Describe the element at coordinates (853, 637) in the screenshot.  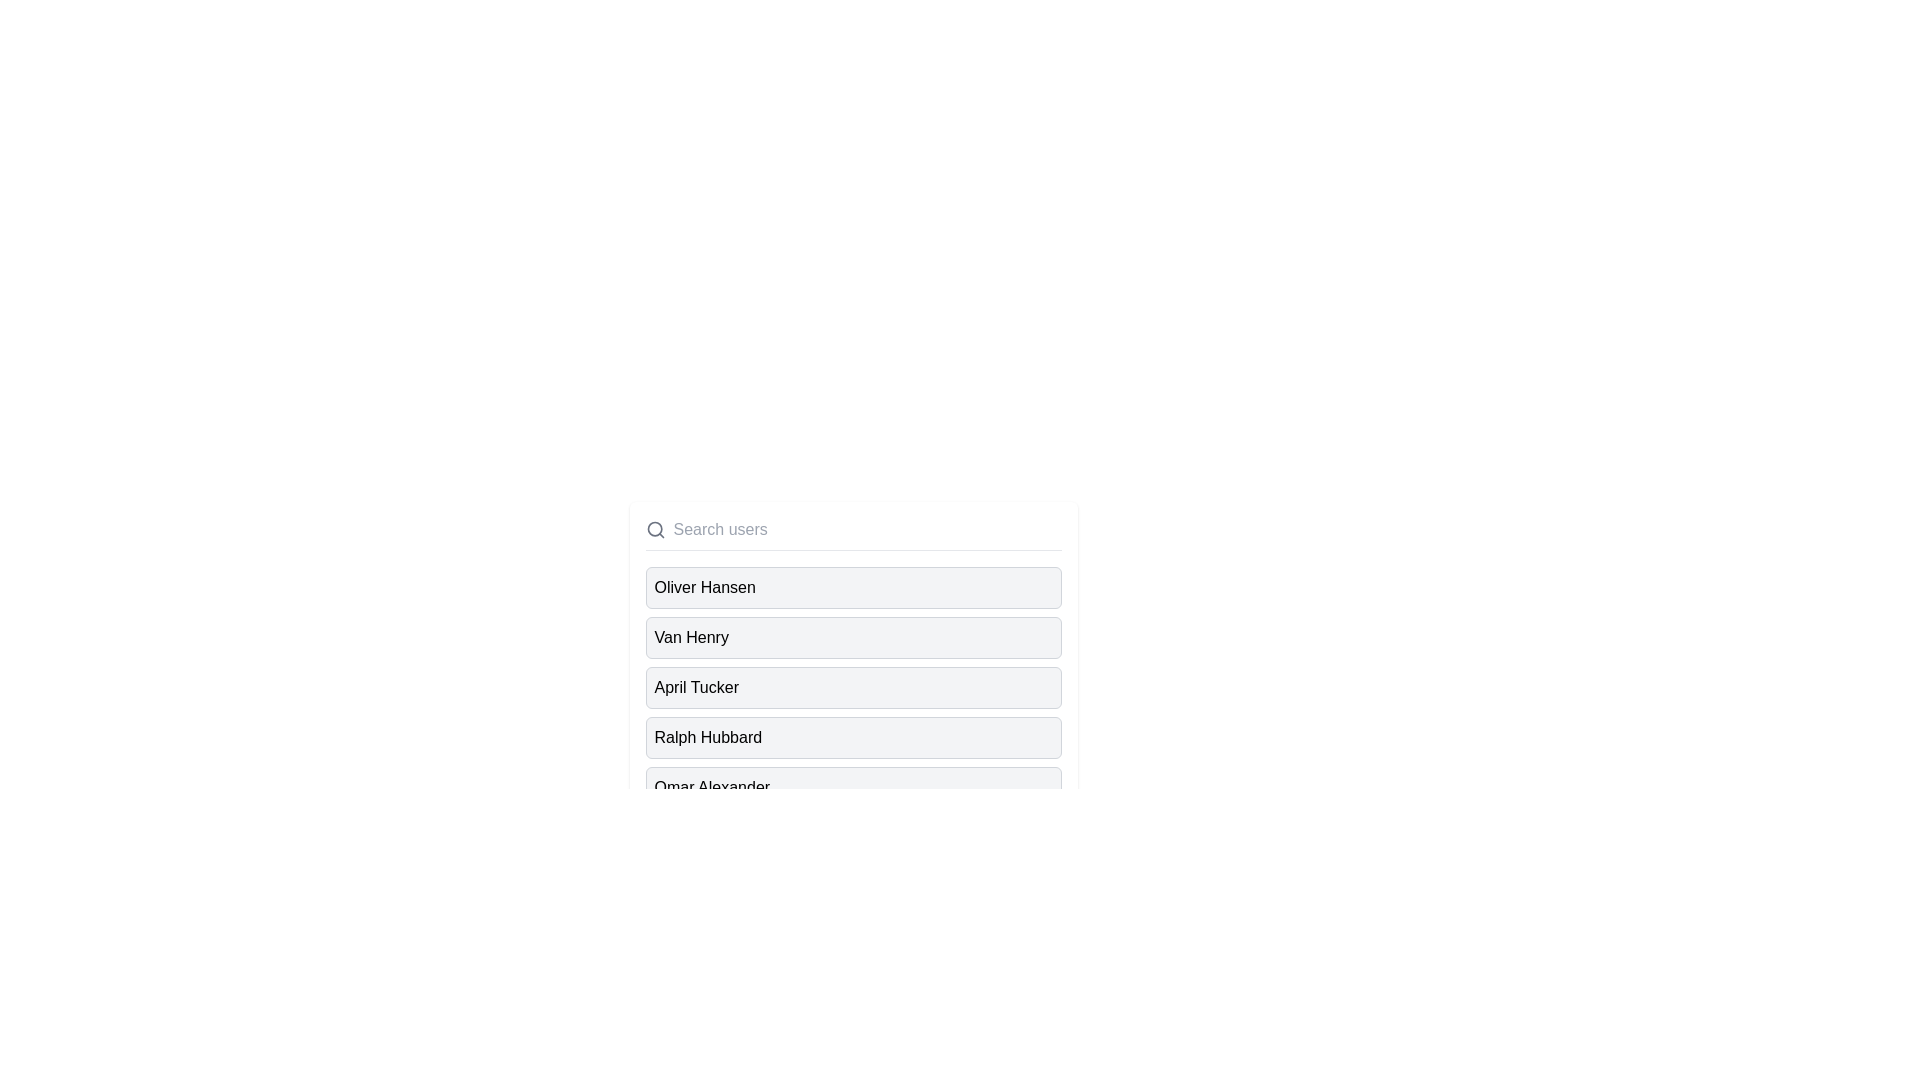
I see `the selectable list item representing the user named 'Van Henry', which is the second item in the list, positioned below 'Oliver Hansen' and above 'April Tucker'` at that location.